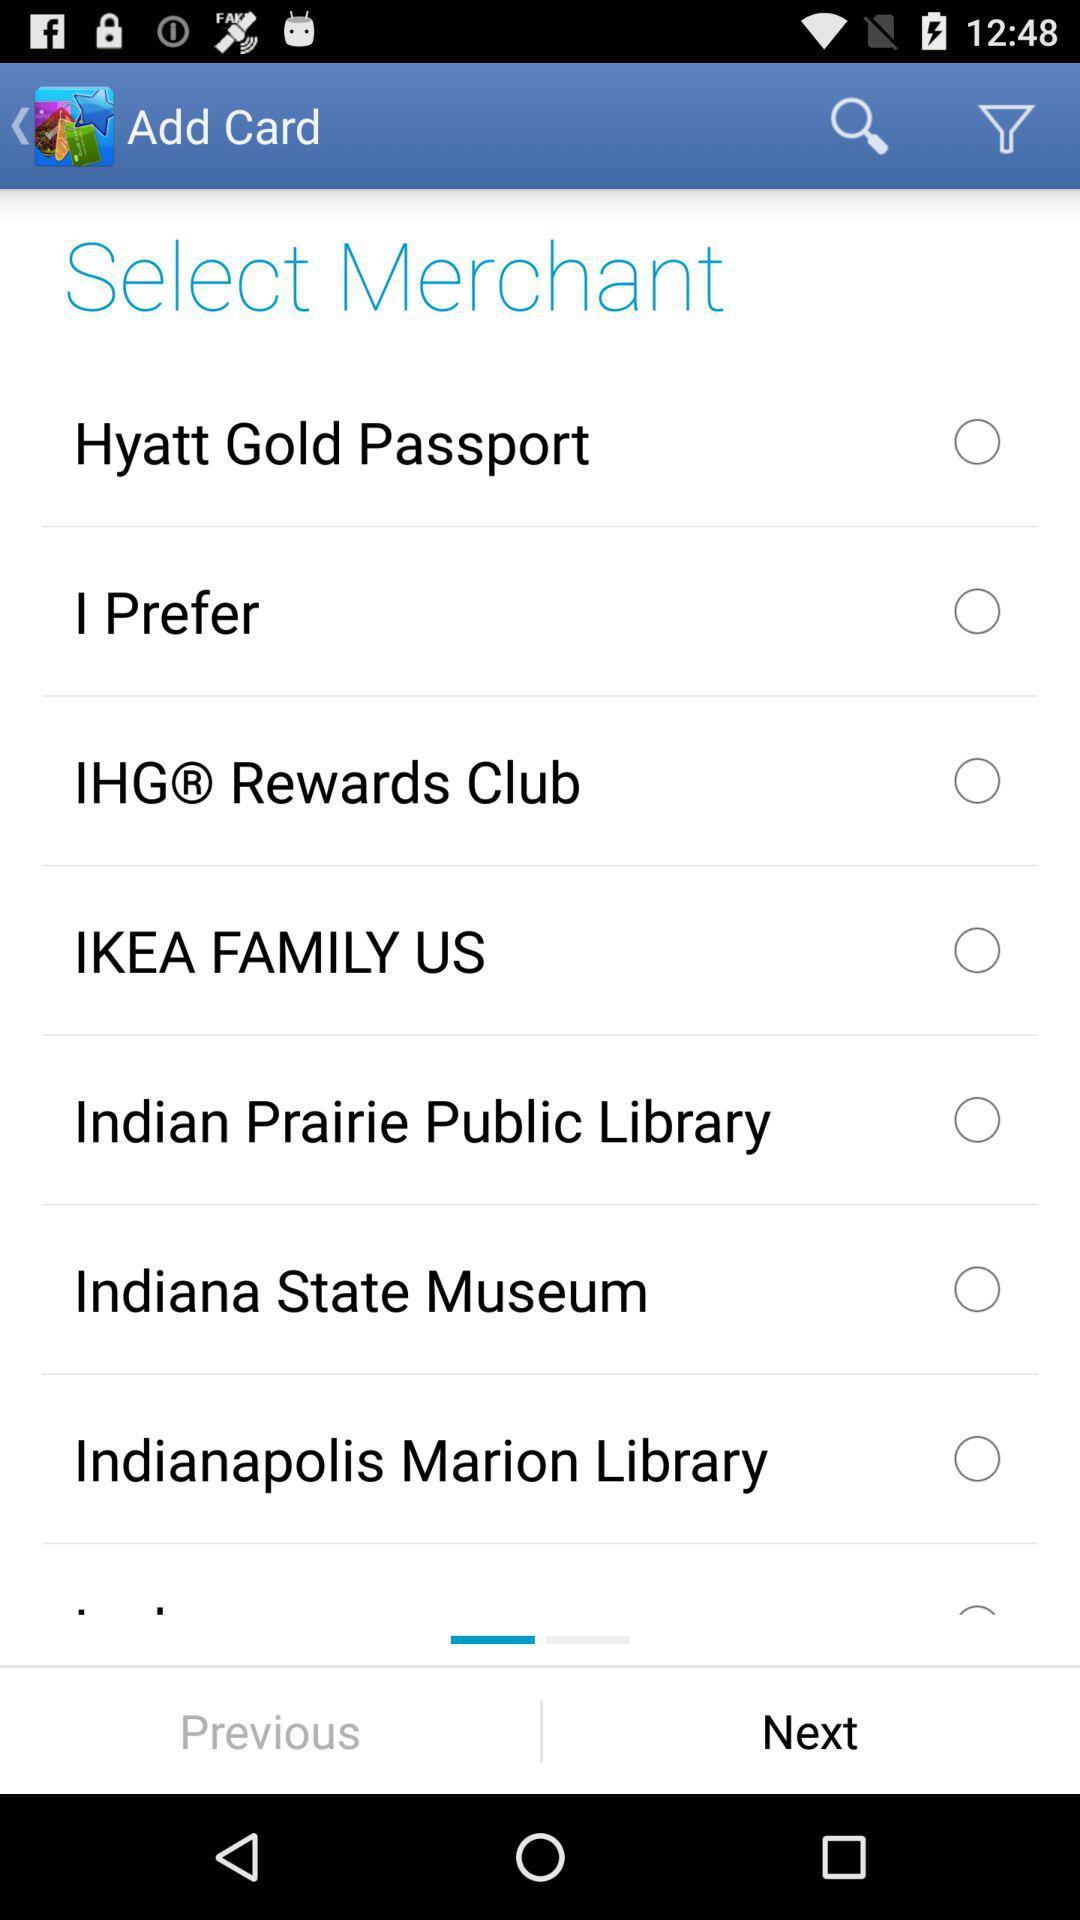 Image resolution: width=1080 pixels, height=1920 pixels. I want to click on app below select merchant, so click(540, 440).